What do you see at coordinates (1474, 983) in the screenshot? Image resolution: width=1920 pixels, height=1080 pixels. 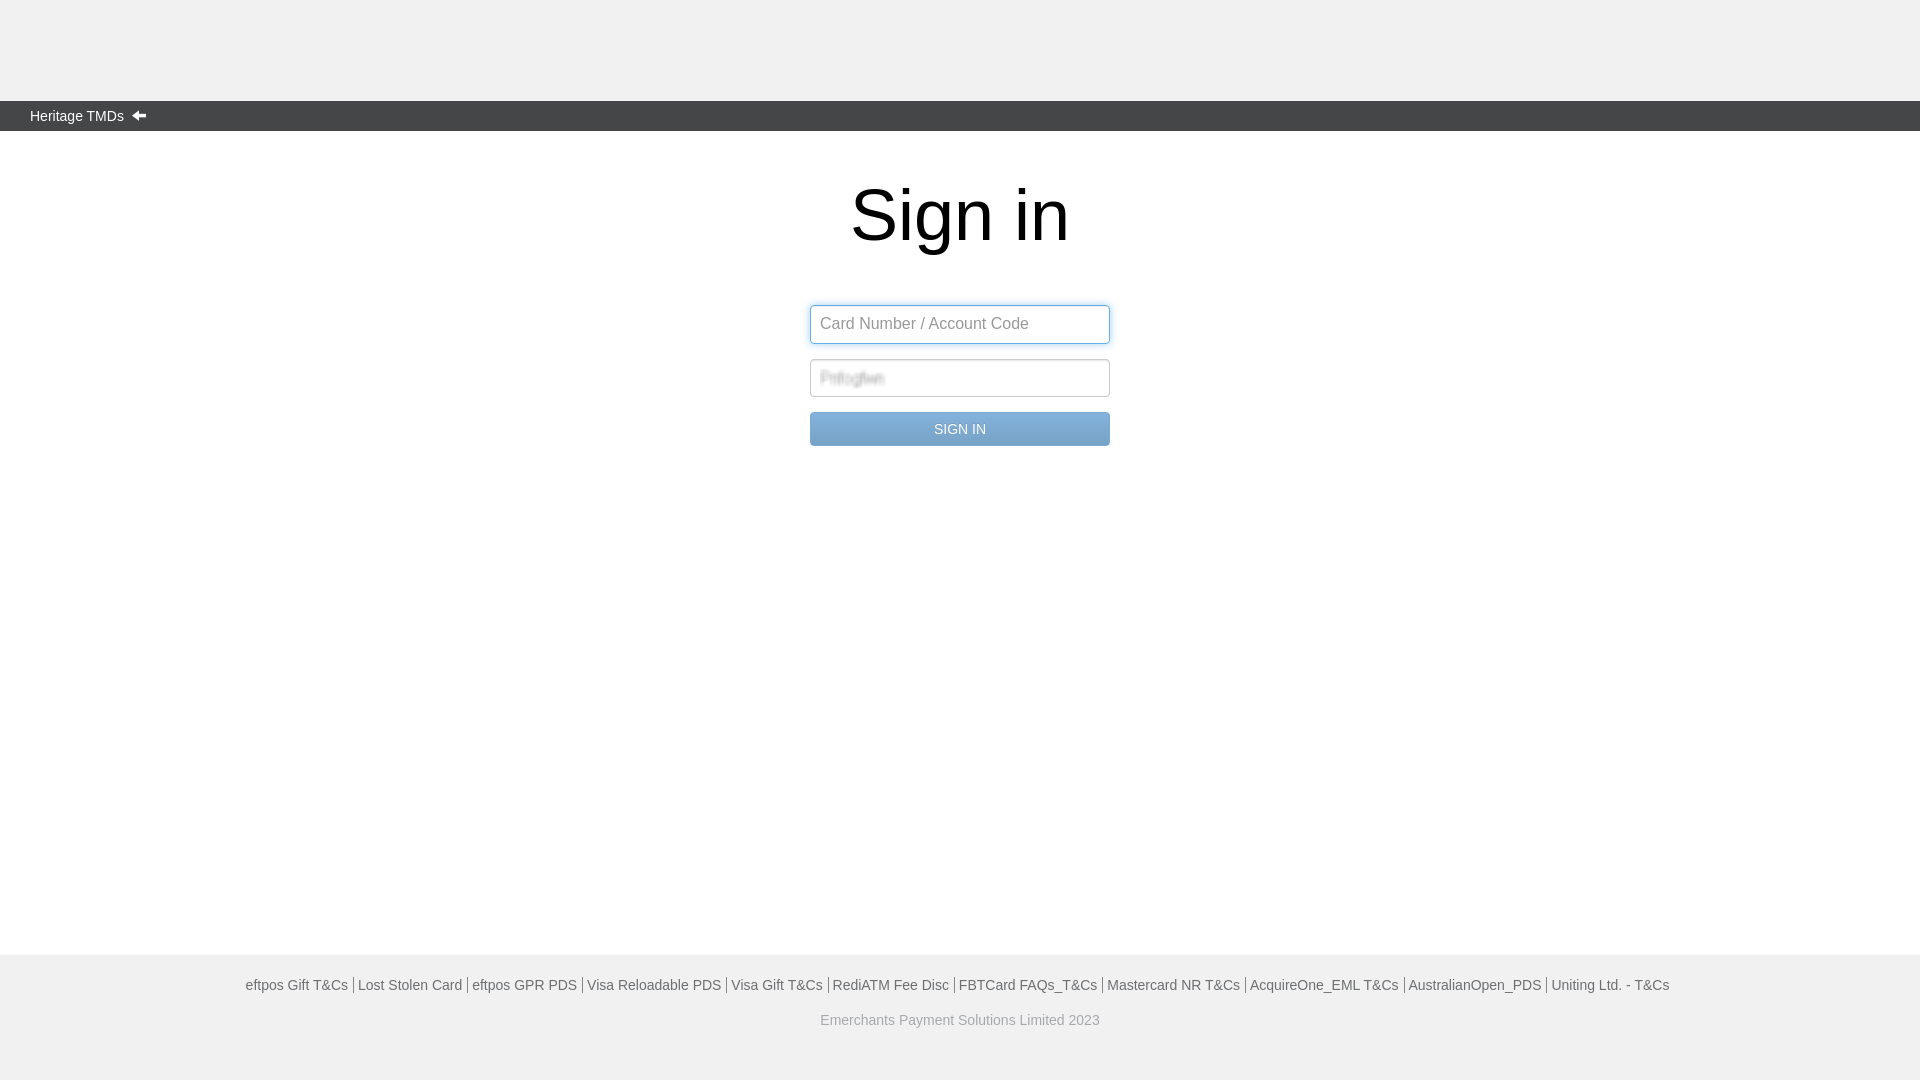 I see `'AustralianOpen_PDS'` at bounding box center [1474, 983].